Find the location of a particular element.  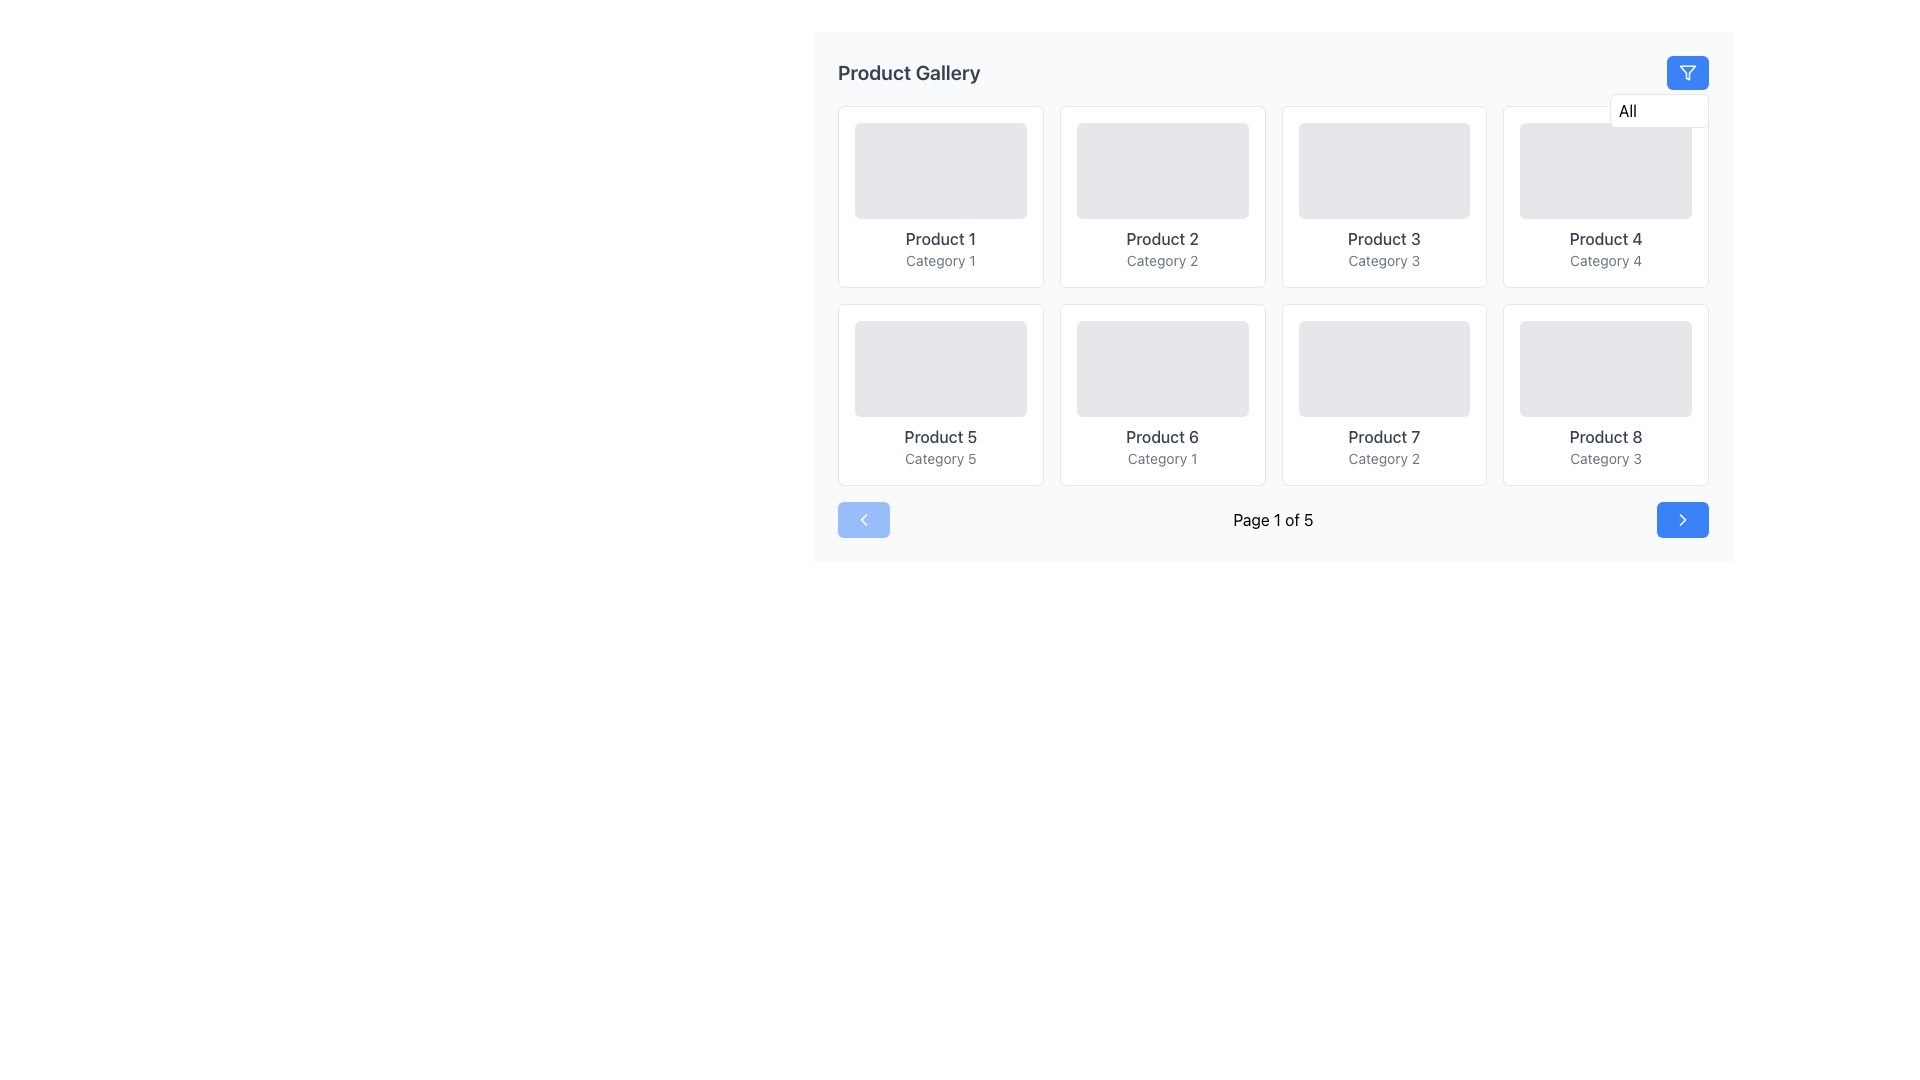

or read the text from the 'Product 3' label located in the third card of the first row in the grid layout is located at coordinates (1383, 238).